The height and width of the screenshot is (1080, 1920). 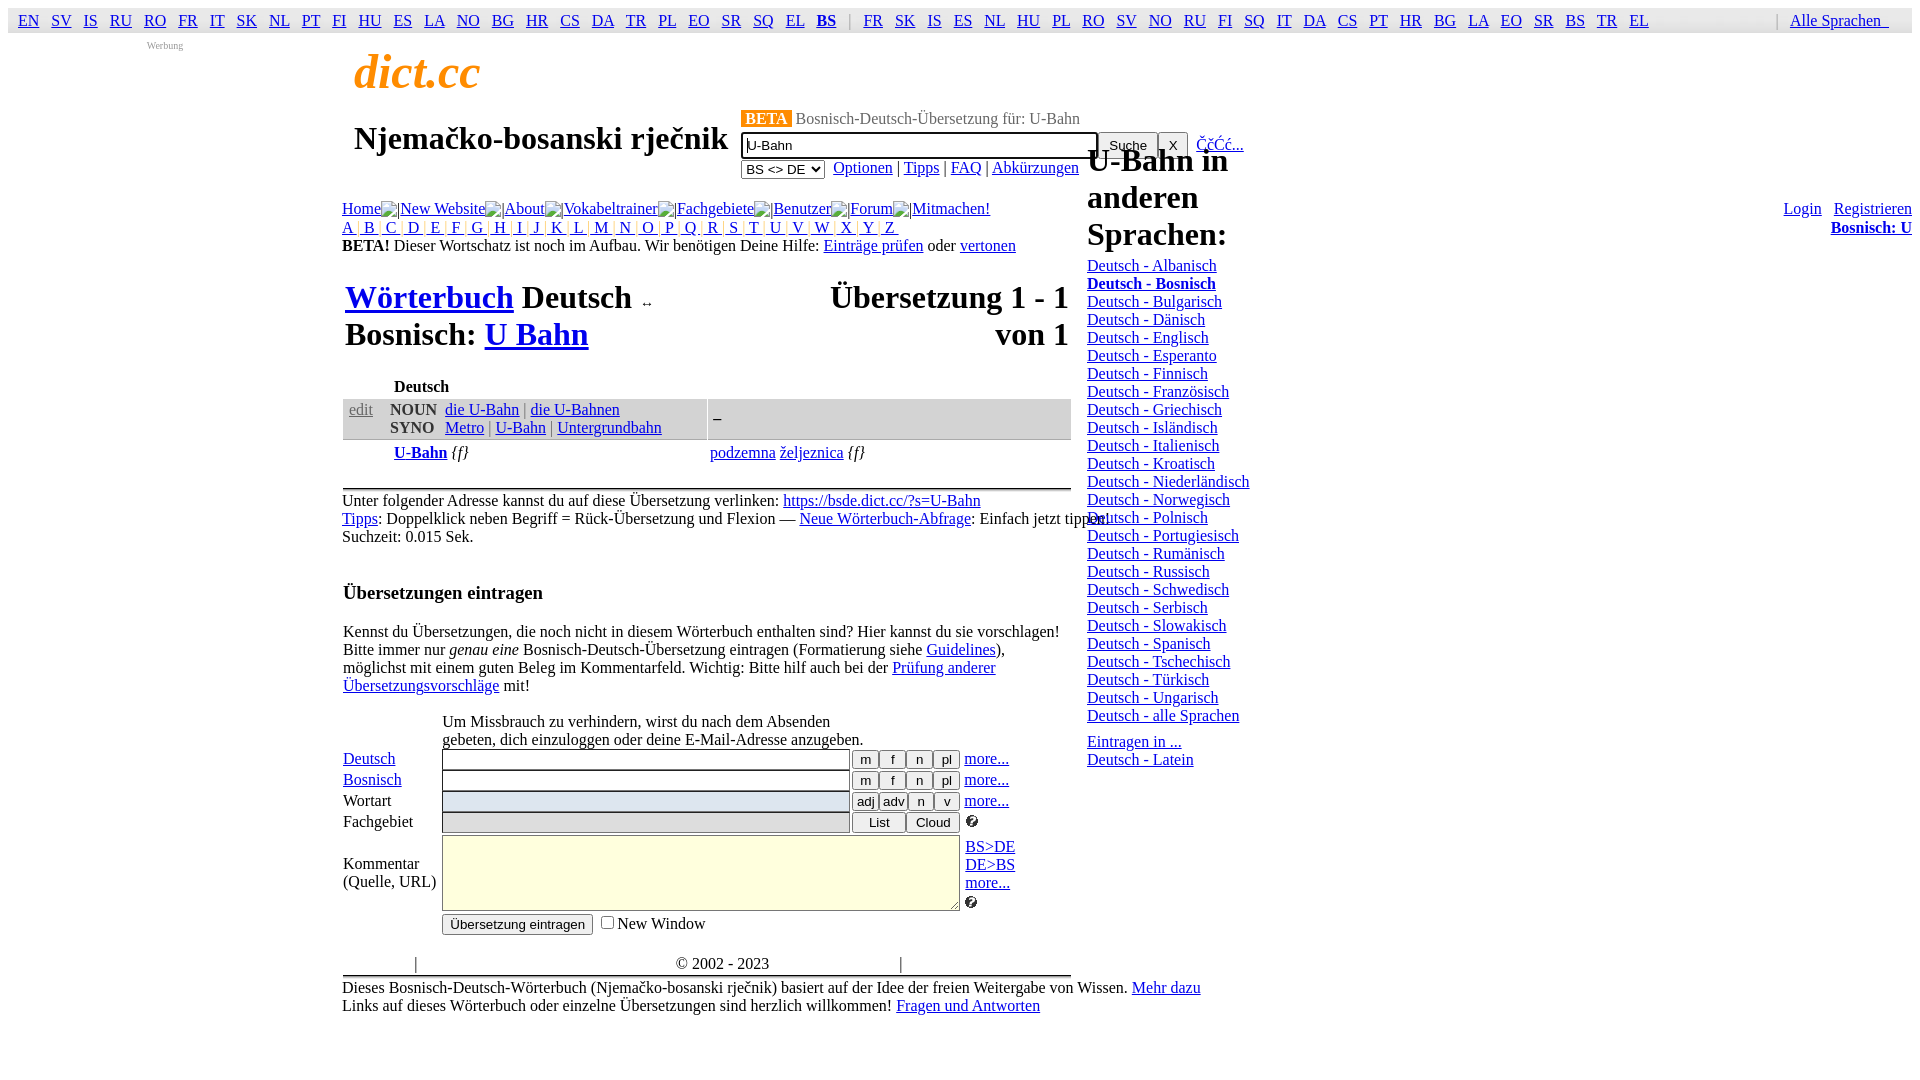 I want to click on 'adv', so click(x=892, y=800).